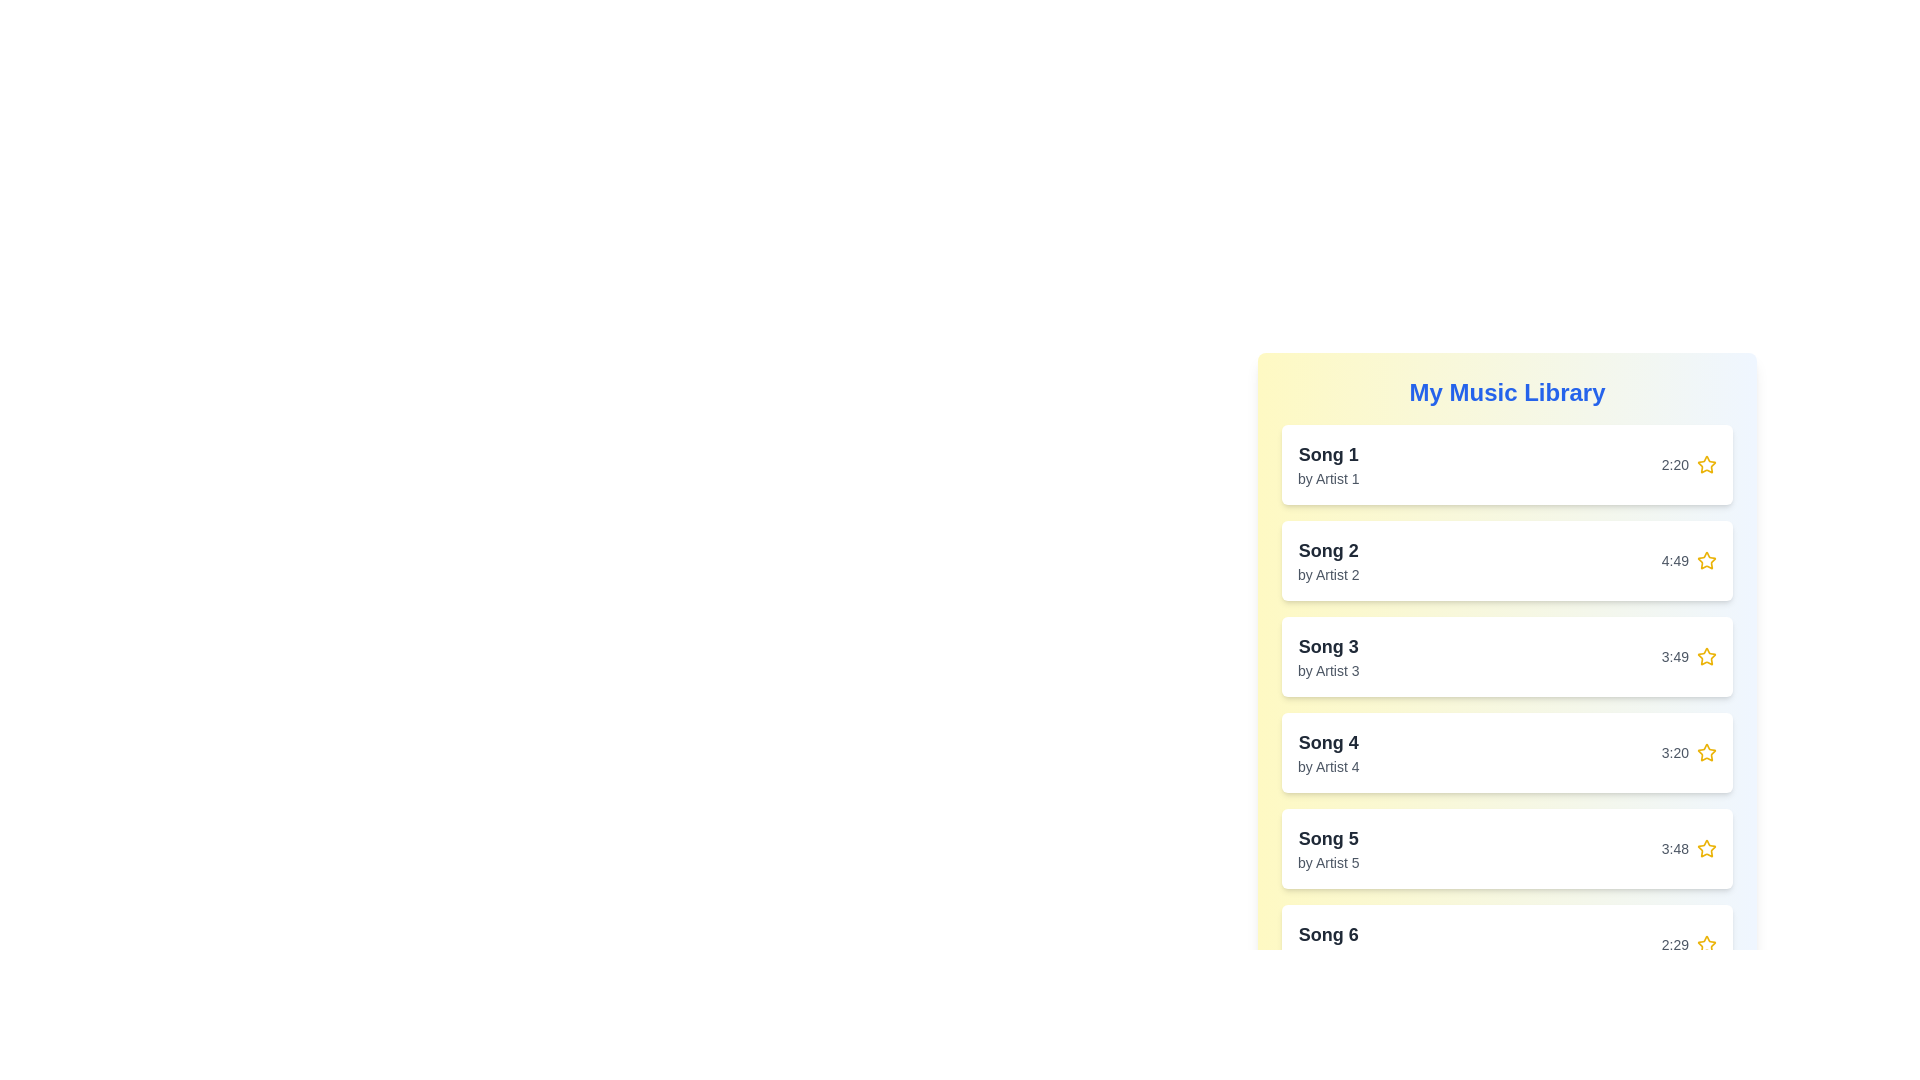 The height and width of the screenshot is (1080, 1920). What do you see at coordinates (1706, 848) in the screenshot?
I see `the yellow star icon located in the fifth row of the list, adjacent to the time display '3:48'` at bounding box center [1706, 848].